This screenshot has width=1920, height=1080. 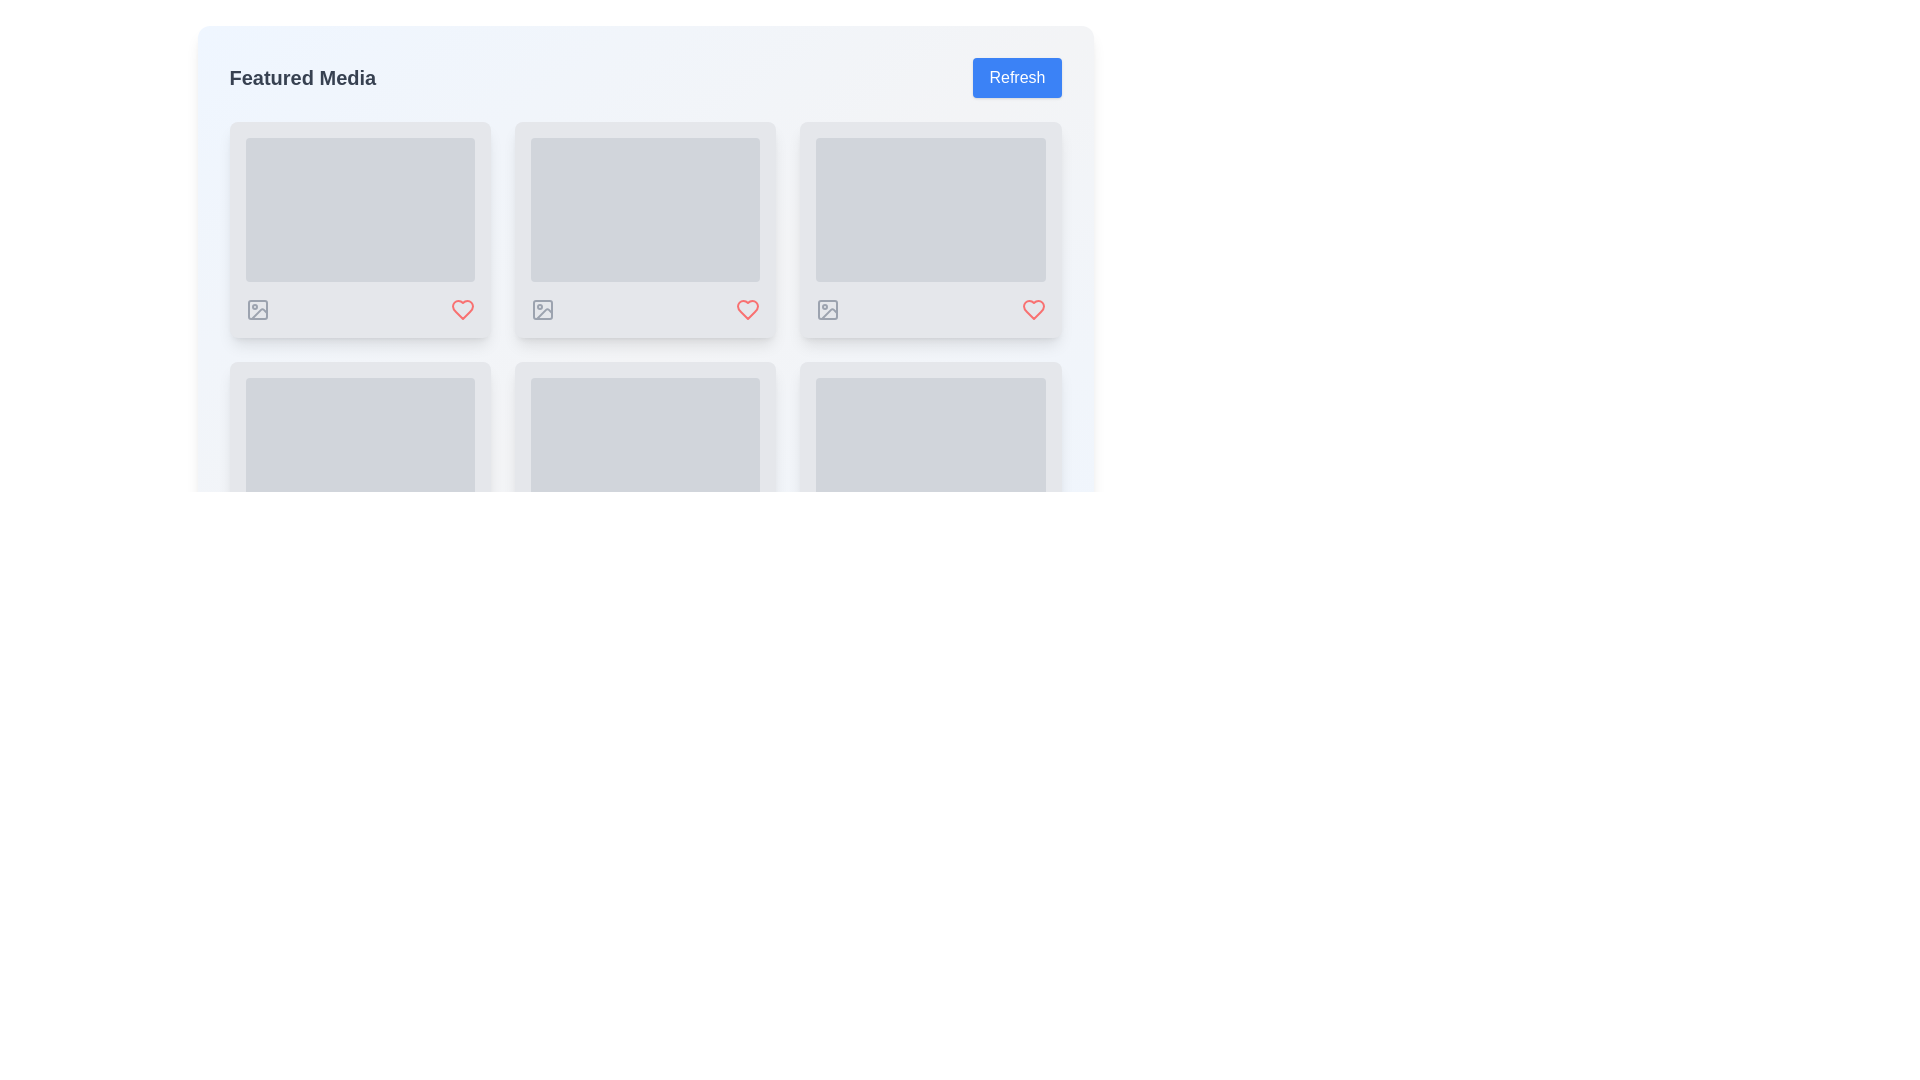 What do you see at coordinates (542, 309) in the screenshot?
I see `the gray rectangle with rounded corners located within the photo icon in the second column of the first row under 'Featured Media'` at bounding box center [542, 309].